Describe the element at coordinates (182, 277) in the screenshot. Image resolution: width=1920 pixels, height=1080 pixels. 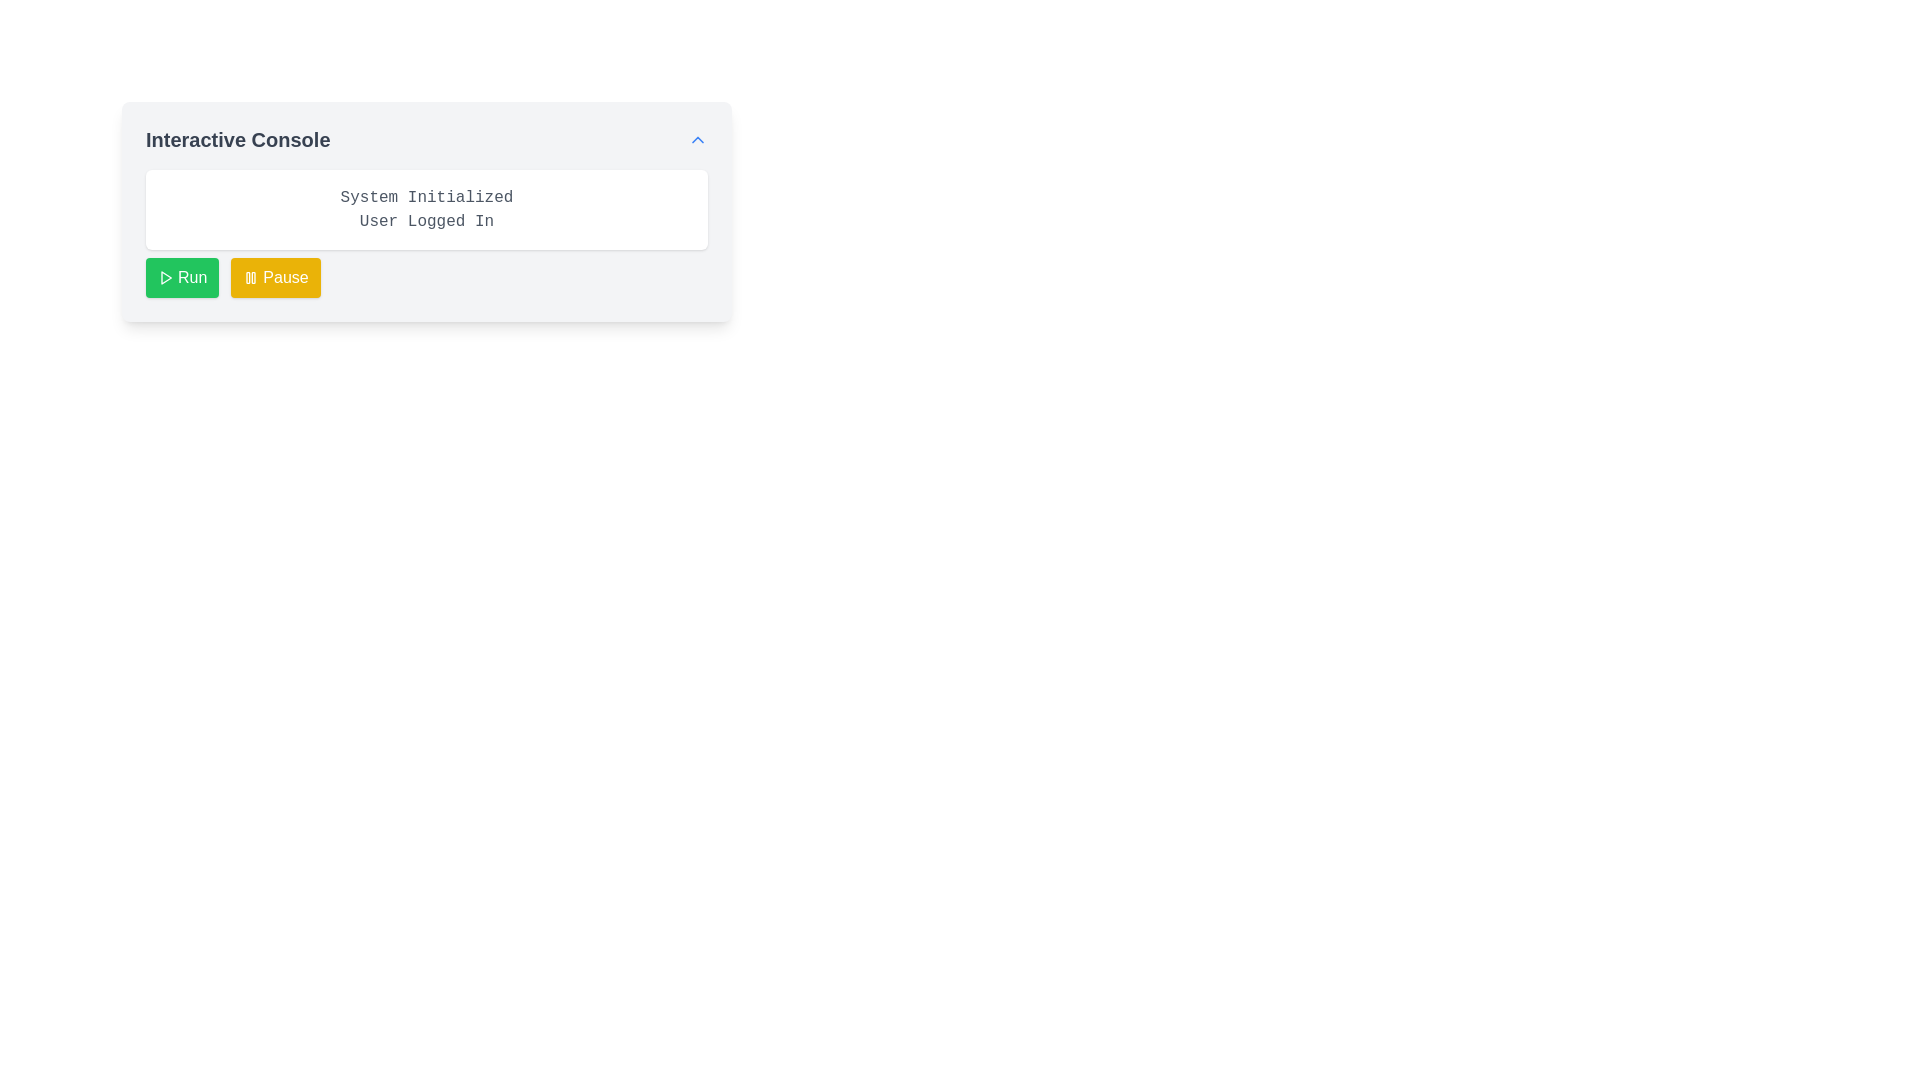
I see `the 'Run' button located` at that location.